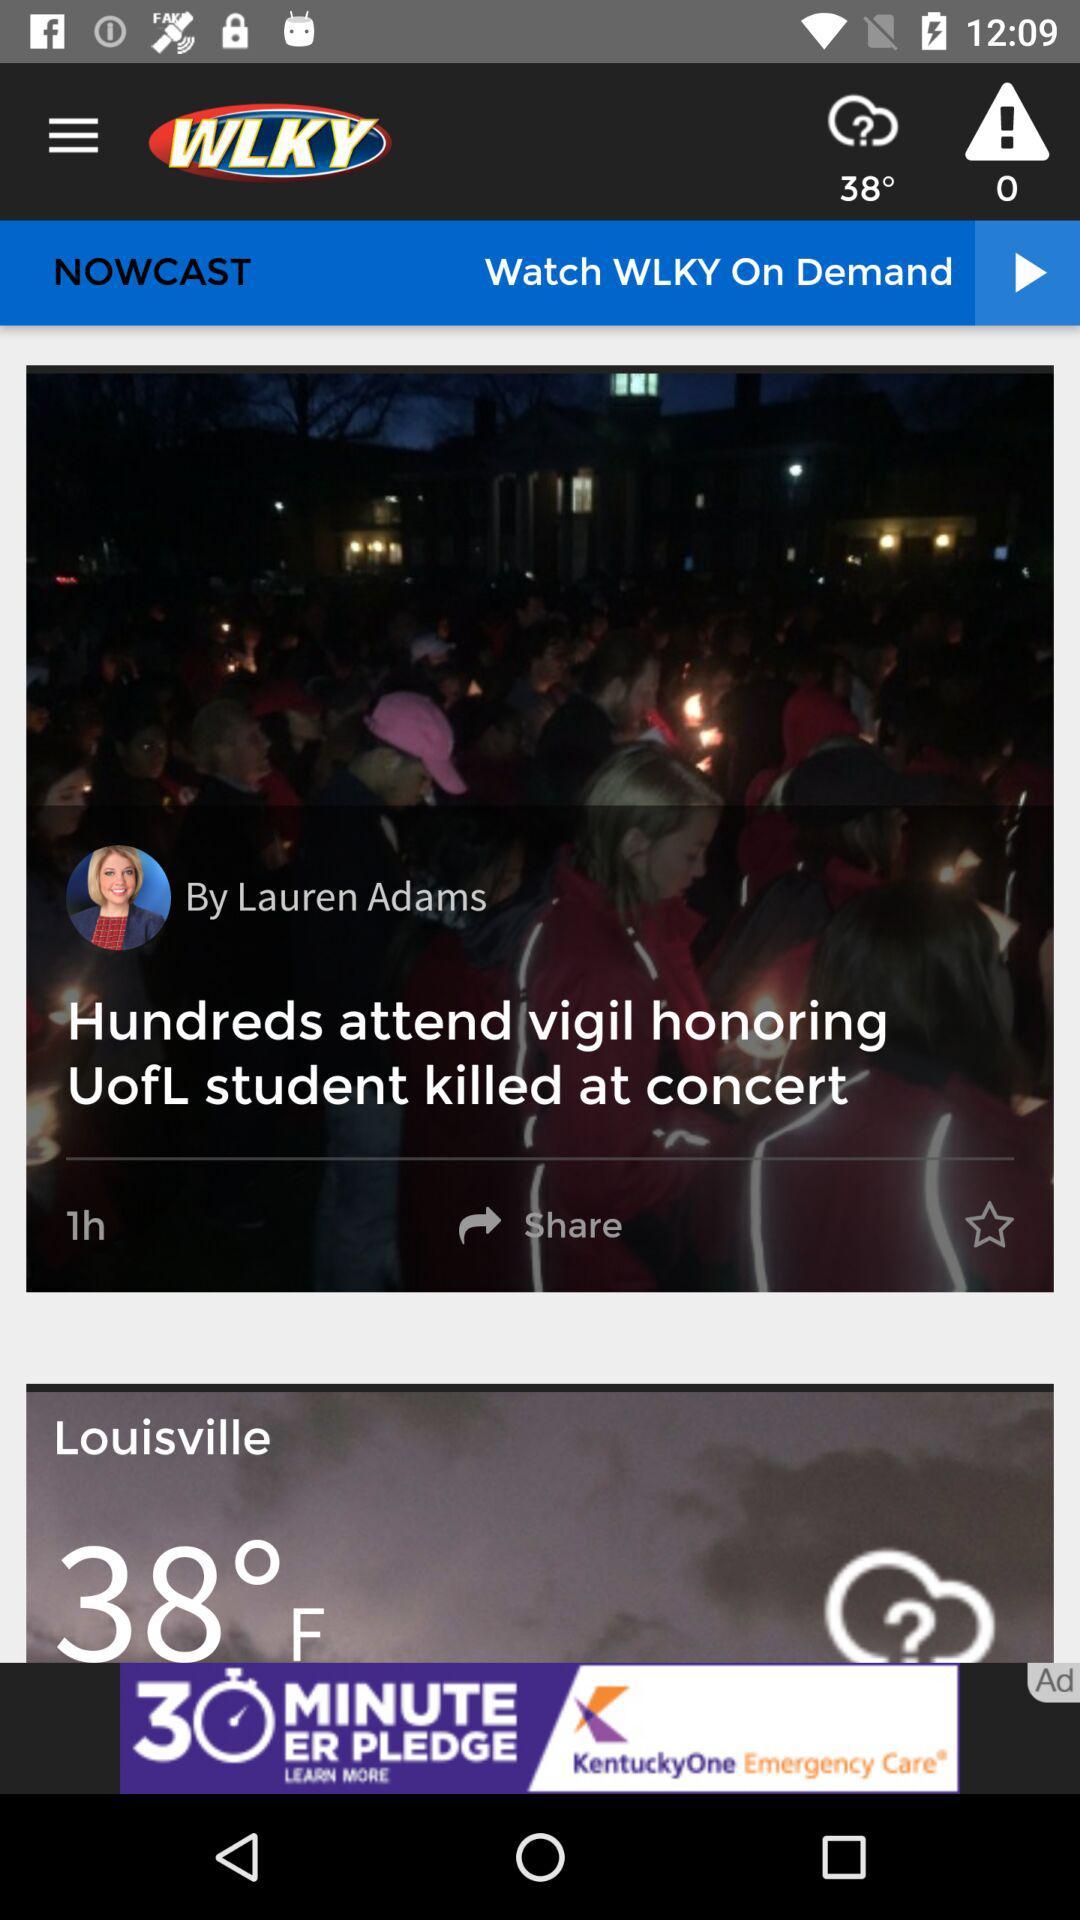 The height and width of the screenshot is (1920, 1080). Describe the element at coordinates (540, 1727) in the screenshot. I see `advertisement` at that location.